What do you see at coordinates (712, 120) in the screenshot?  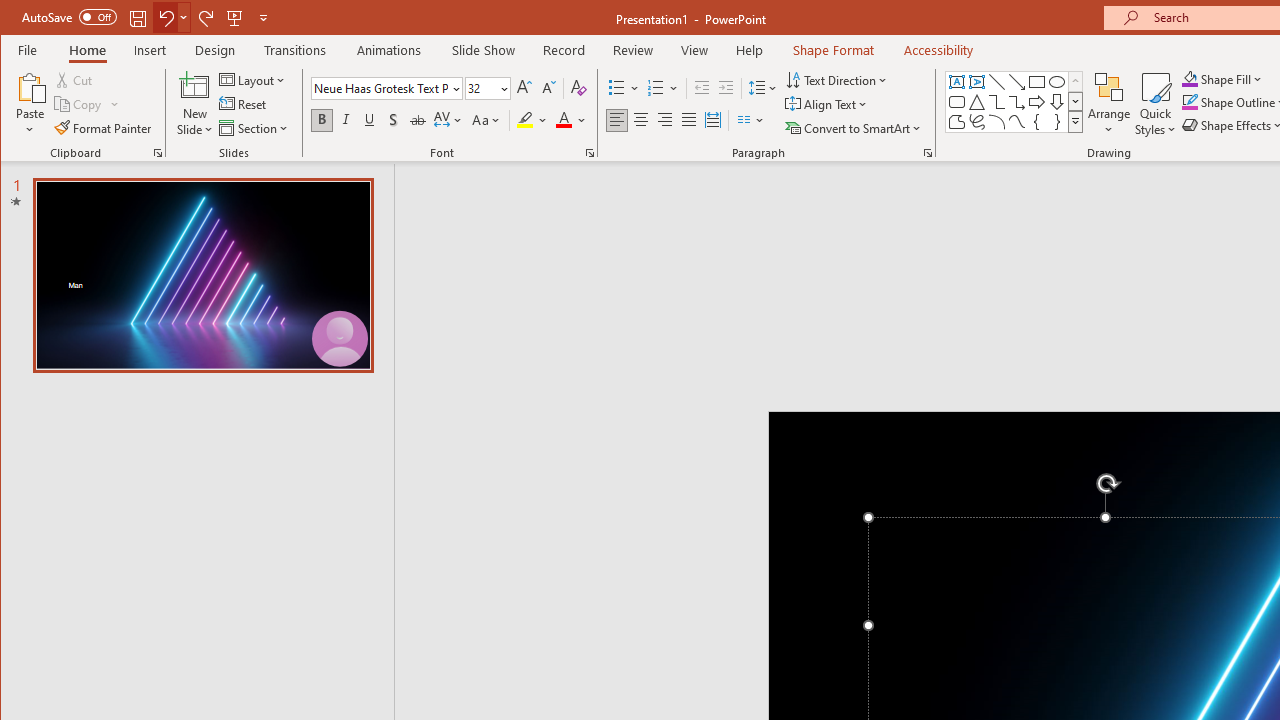 I see `'Distributed'` at bounding box center [712, 120].